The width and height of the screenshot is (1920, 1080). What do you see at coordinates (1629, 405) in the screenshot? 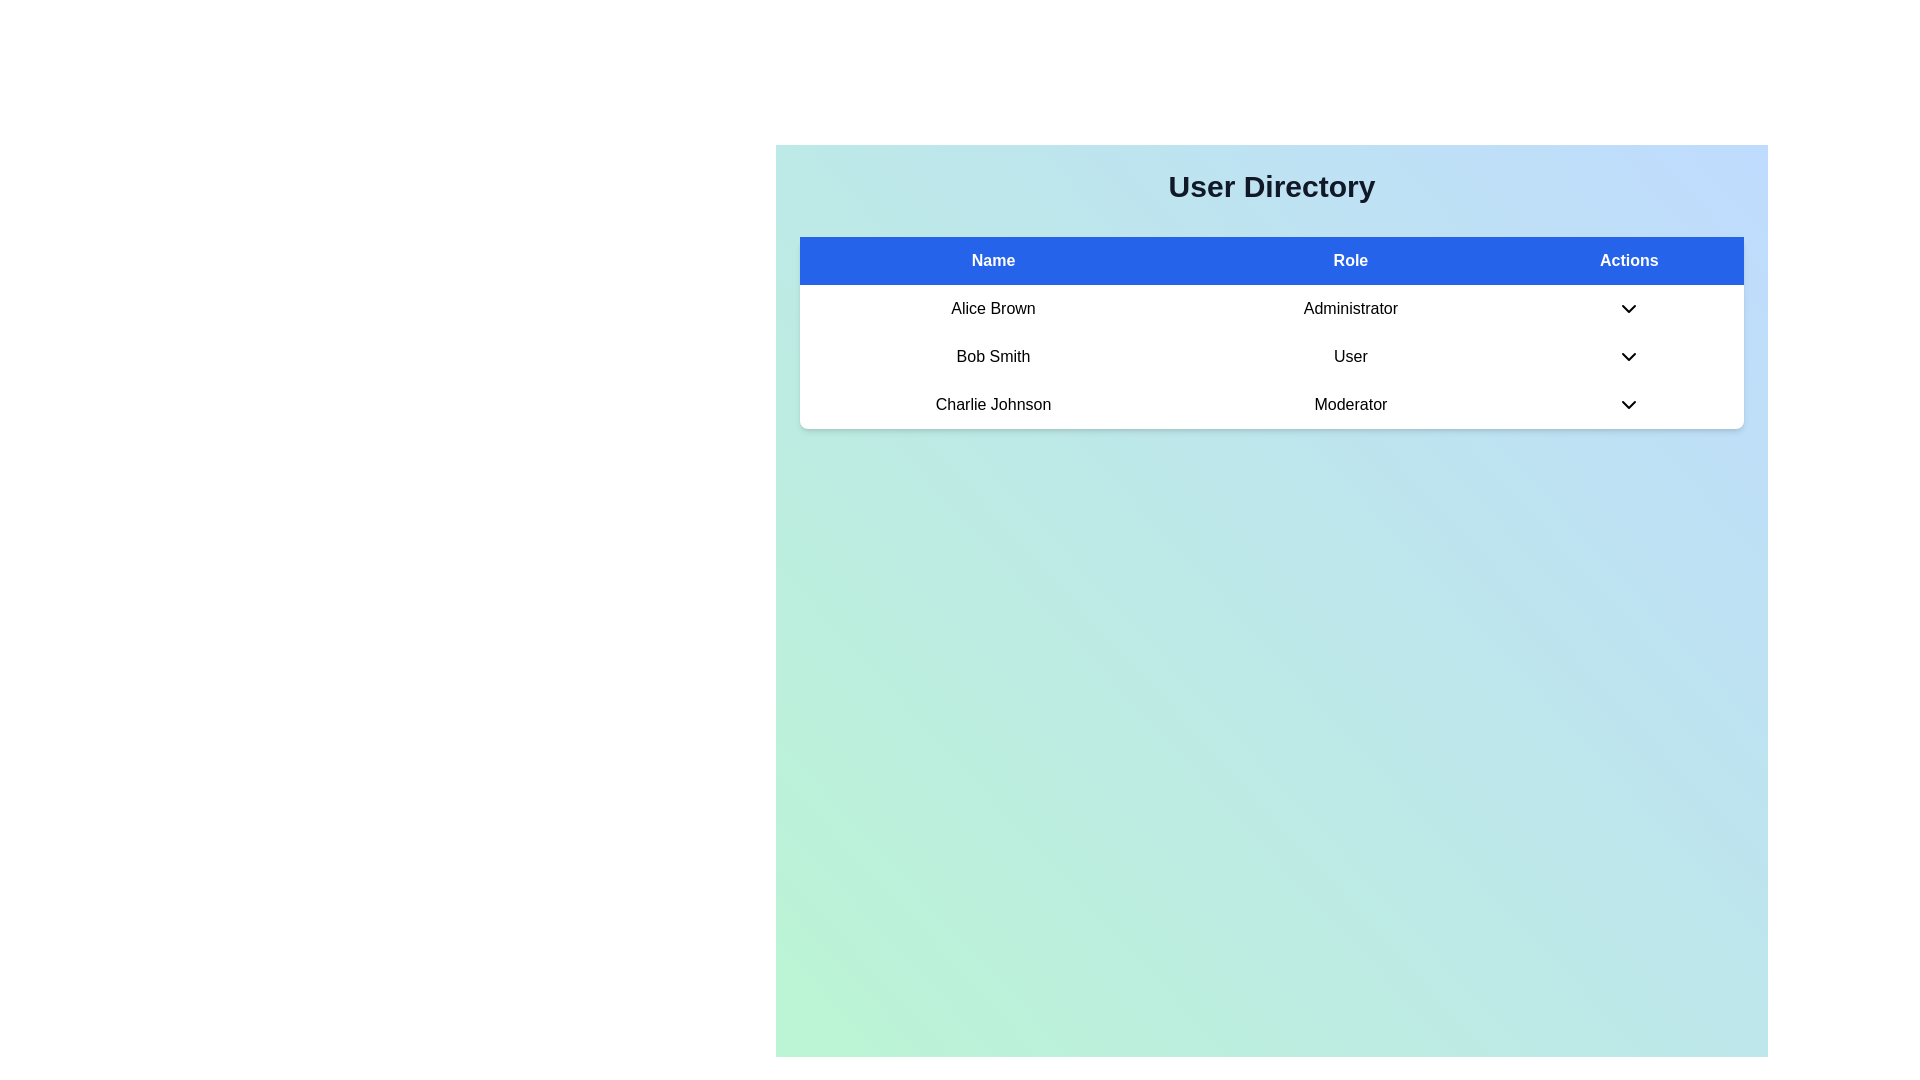
I see `the chevron button located in the 'Actions' column for 'Charlie Johnson', who has the 'Moderator' role` at bounding box center [1629, 405].